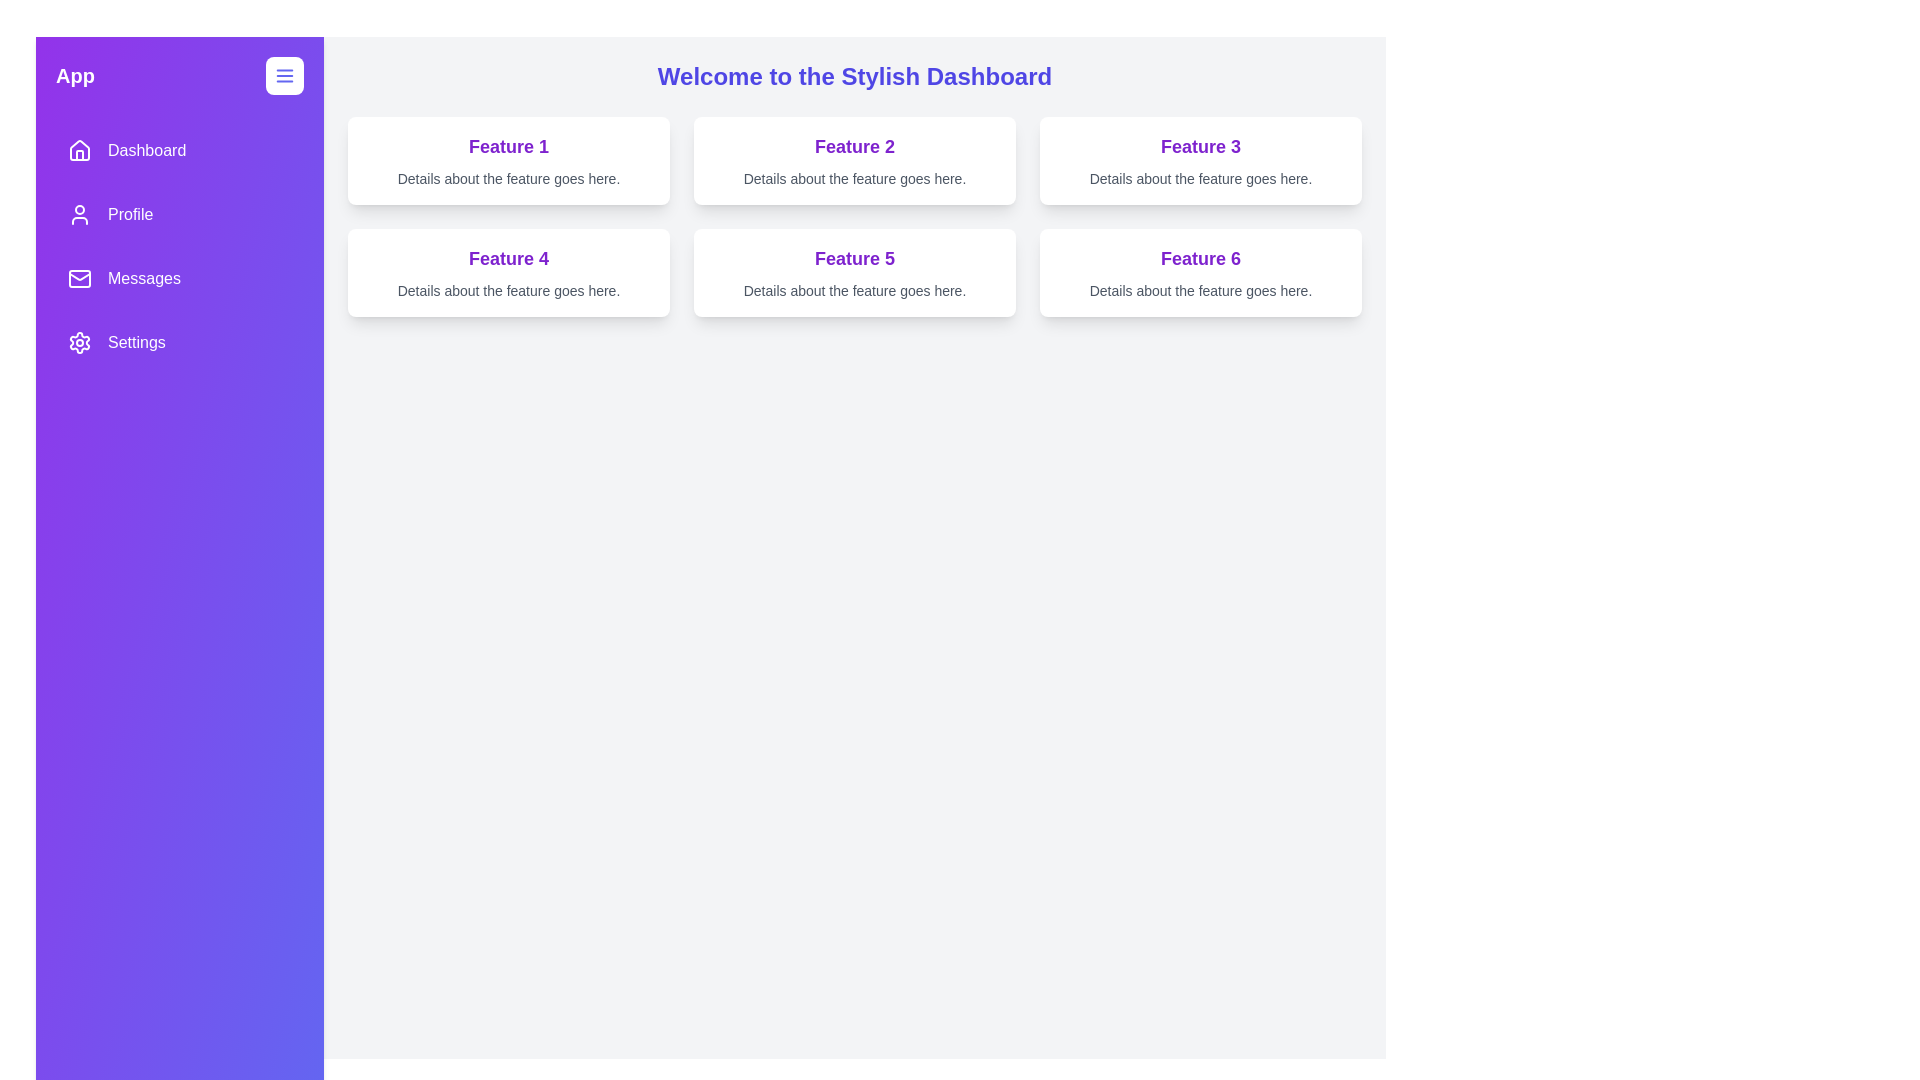 This screenshot has width=1920, height=1080. Describe the element at coordinates (854, 160) in the screenshot. I see `the second feature card that provides information about 'Feature 2' located in the first row of the grid` at that location.